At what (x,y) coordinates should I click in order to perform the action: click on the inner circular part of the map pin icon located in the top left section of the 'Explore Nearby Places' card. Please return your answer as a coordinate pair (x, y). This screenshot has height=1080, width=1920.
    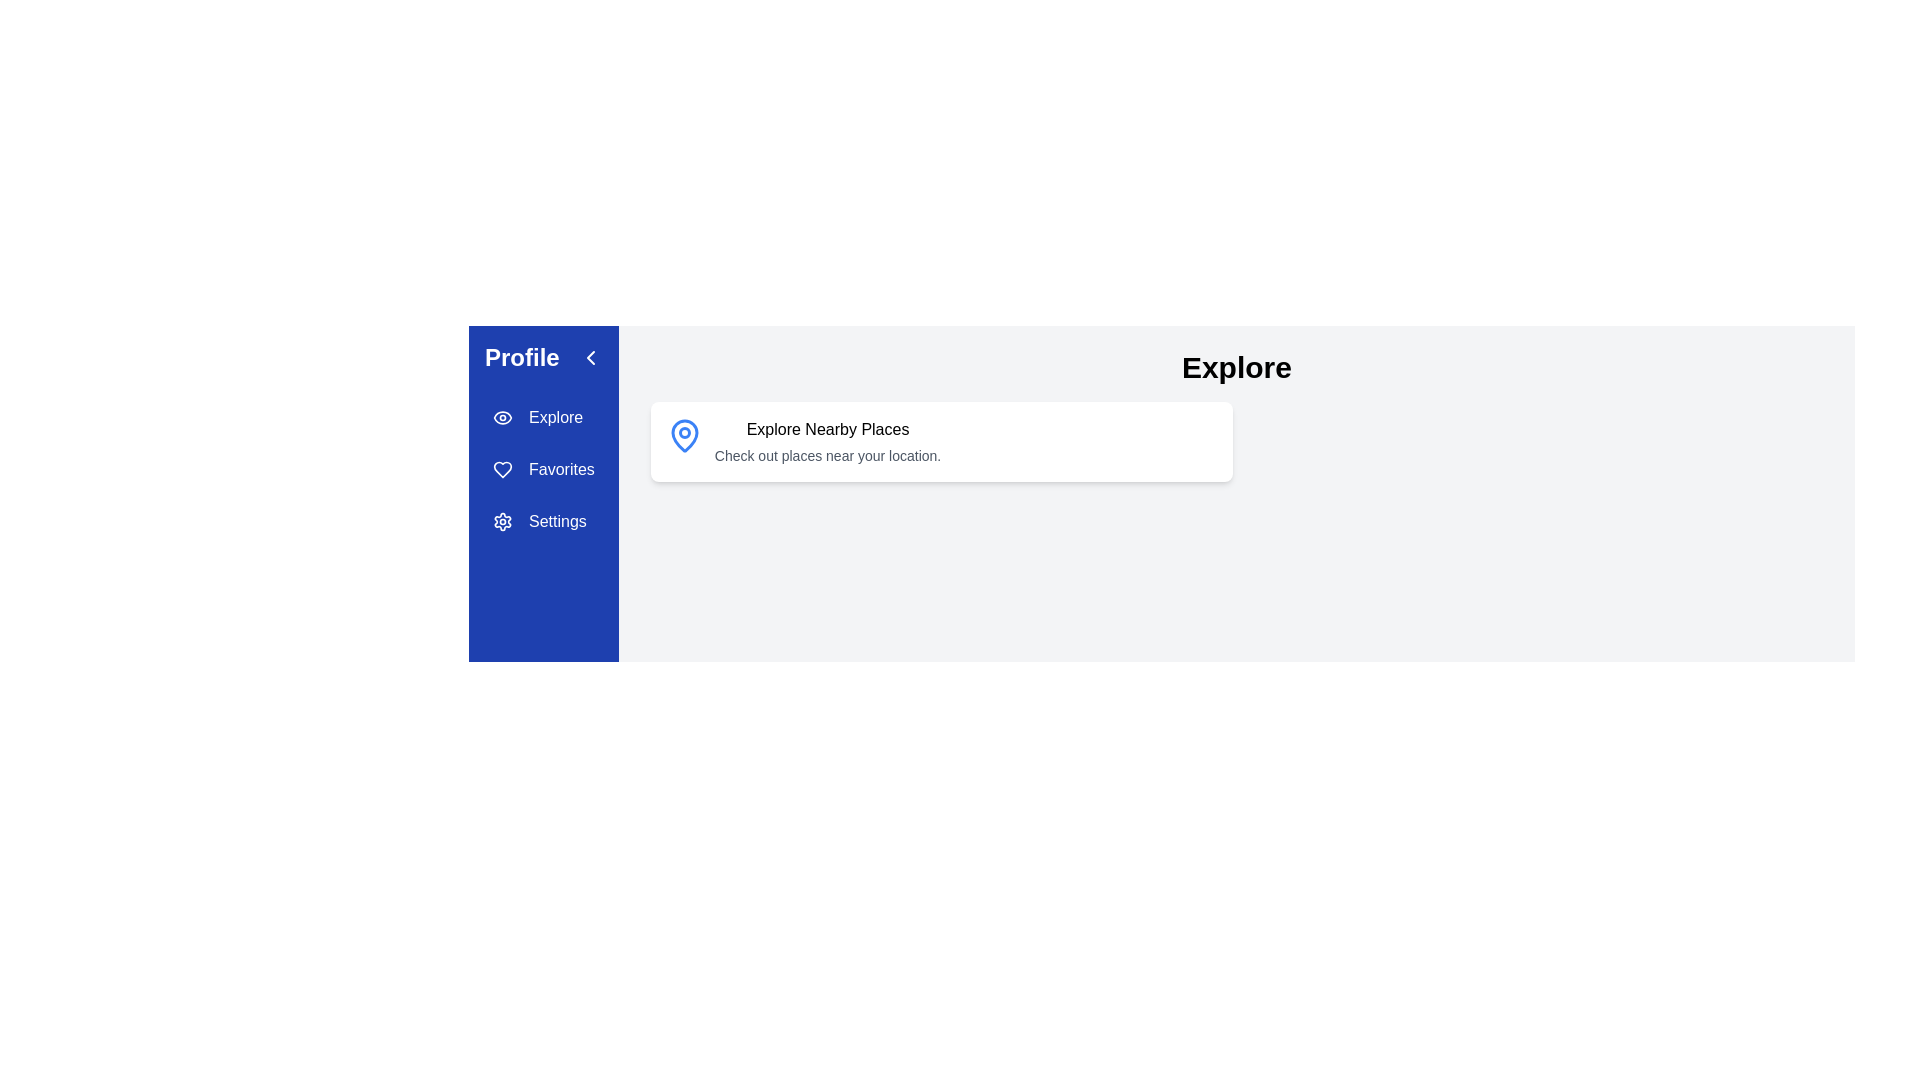
    Looking at the image, I should click on (684, 431).